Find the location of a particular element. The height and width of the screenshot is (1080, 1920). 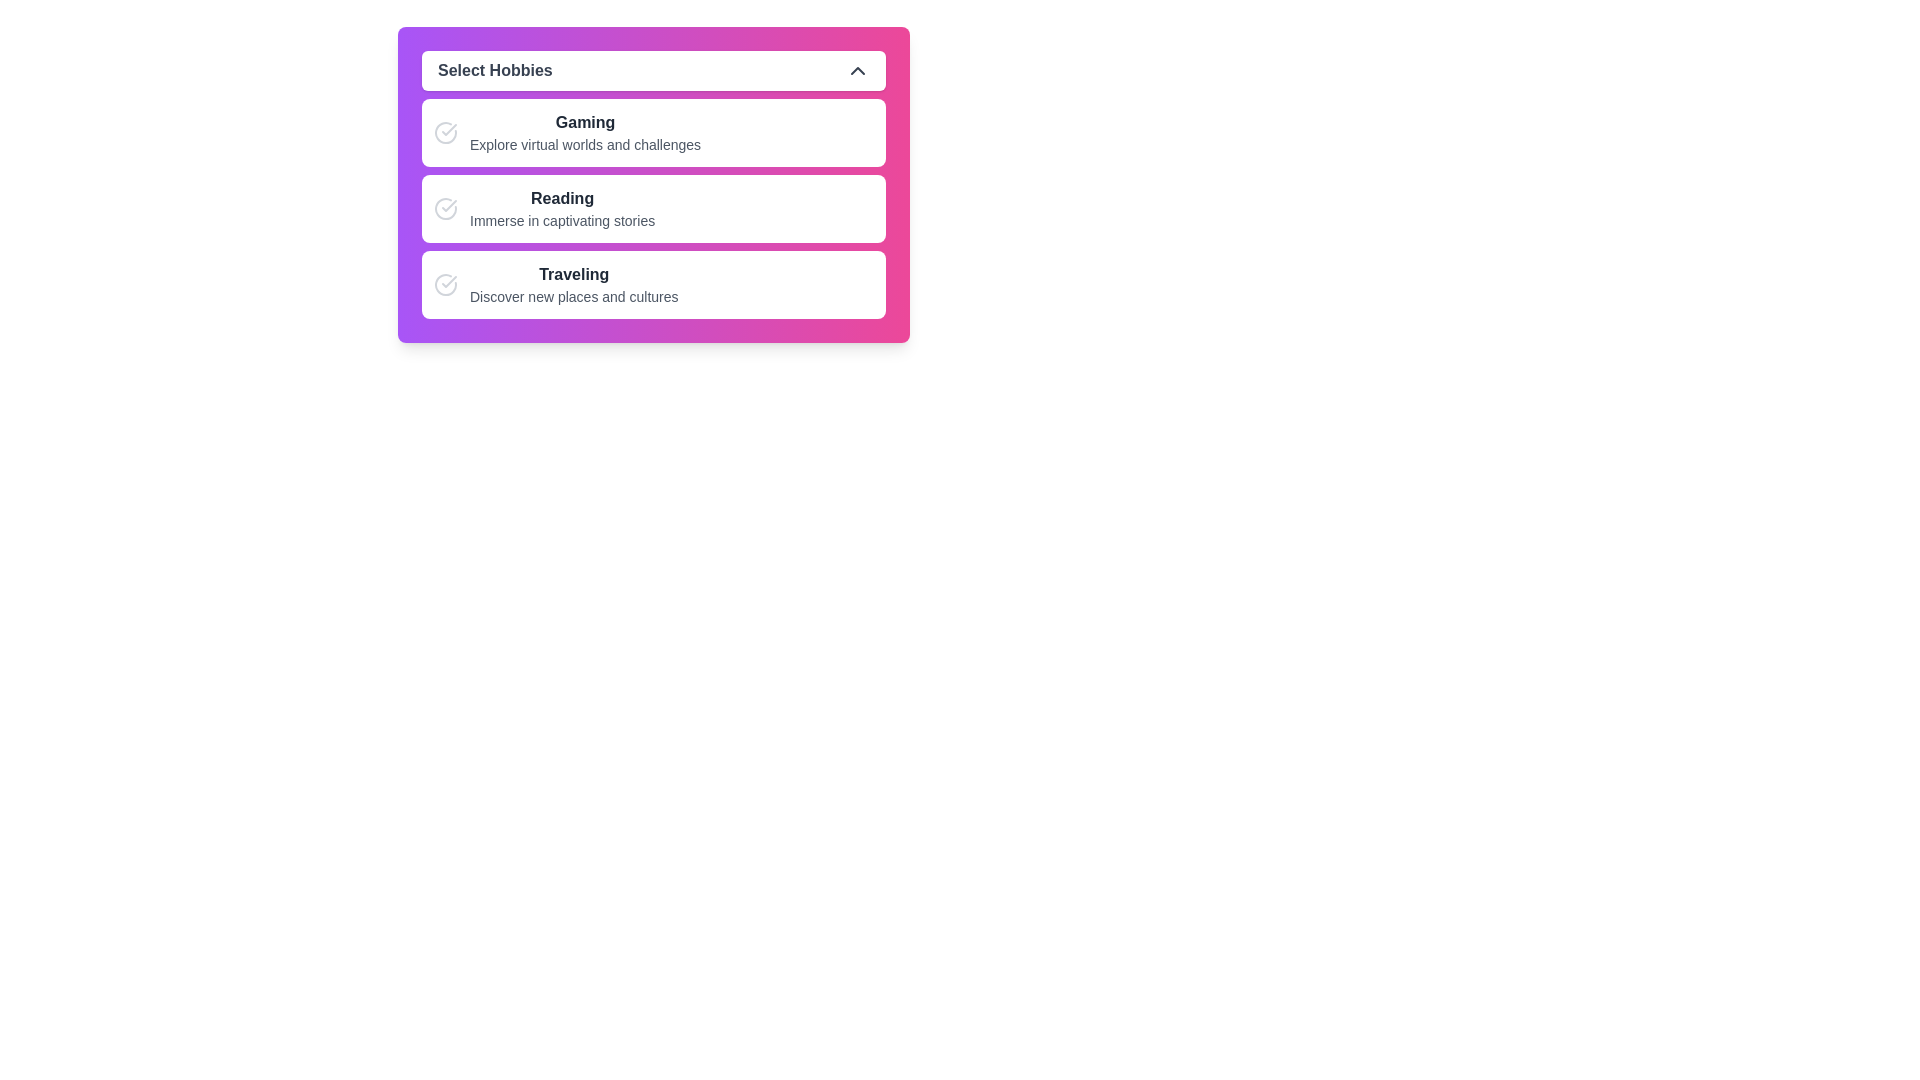

the 'Reading' list item that represents an option in a hobbies list, positioned between 'Gaming' and 'Traveling' is located at coordinates (653, 185).